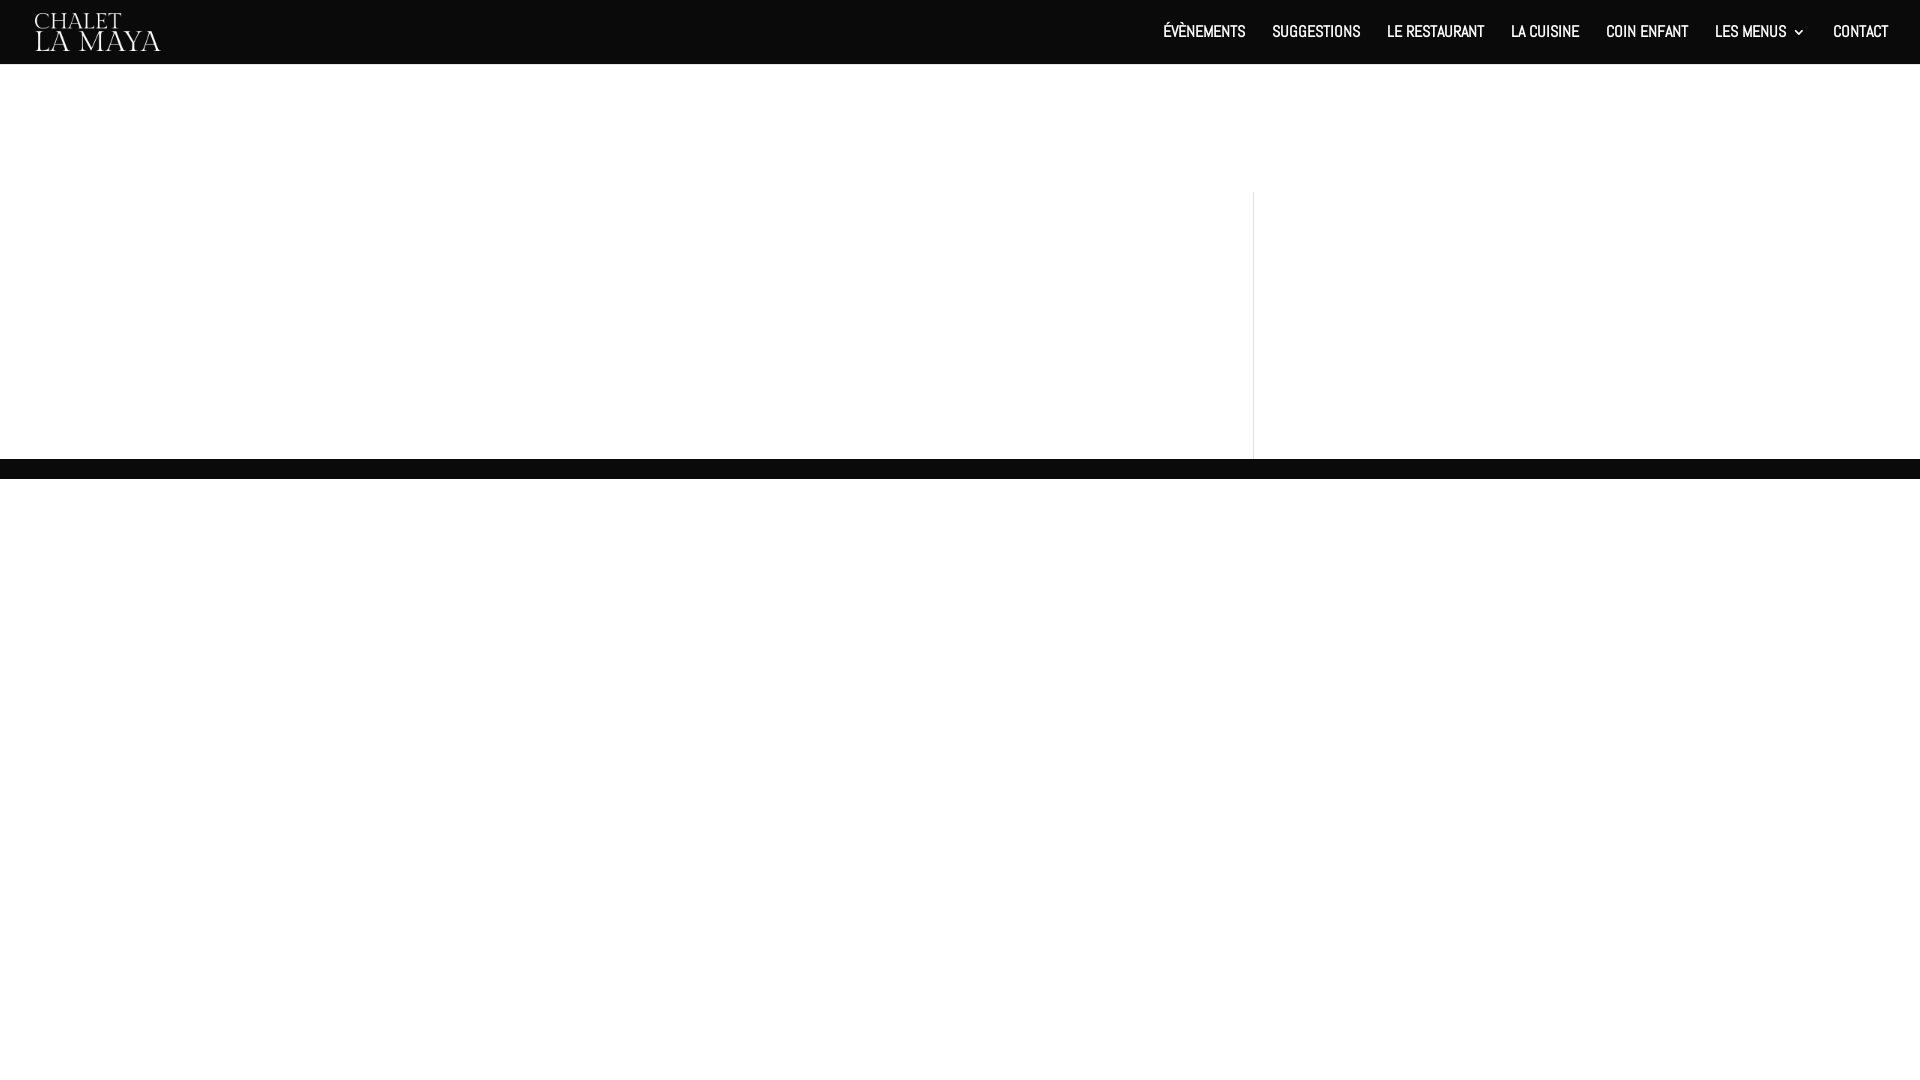  Describe the element at coordinates (1434, 44) in the screenshot. I see `'LE RESTAURANT'` at that location.